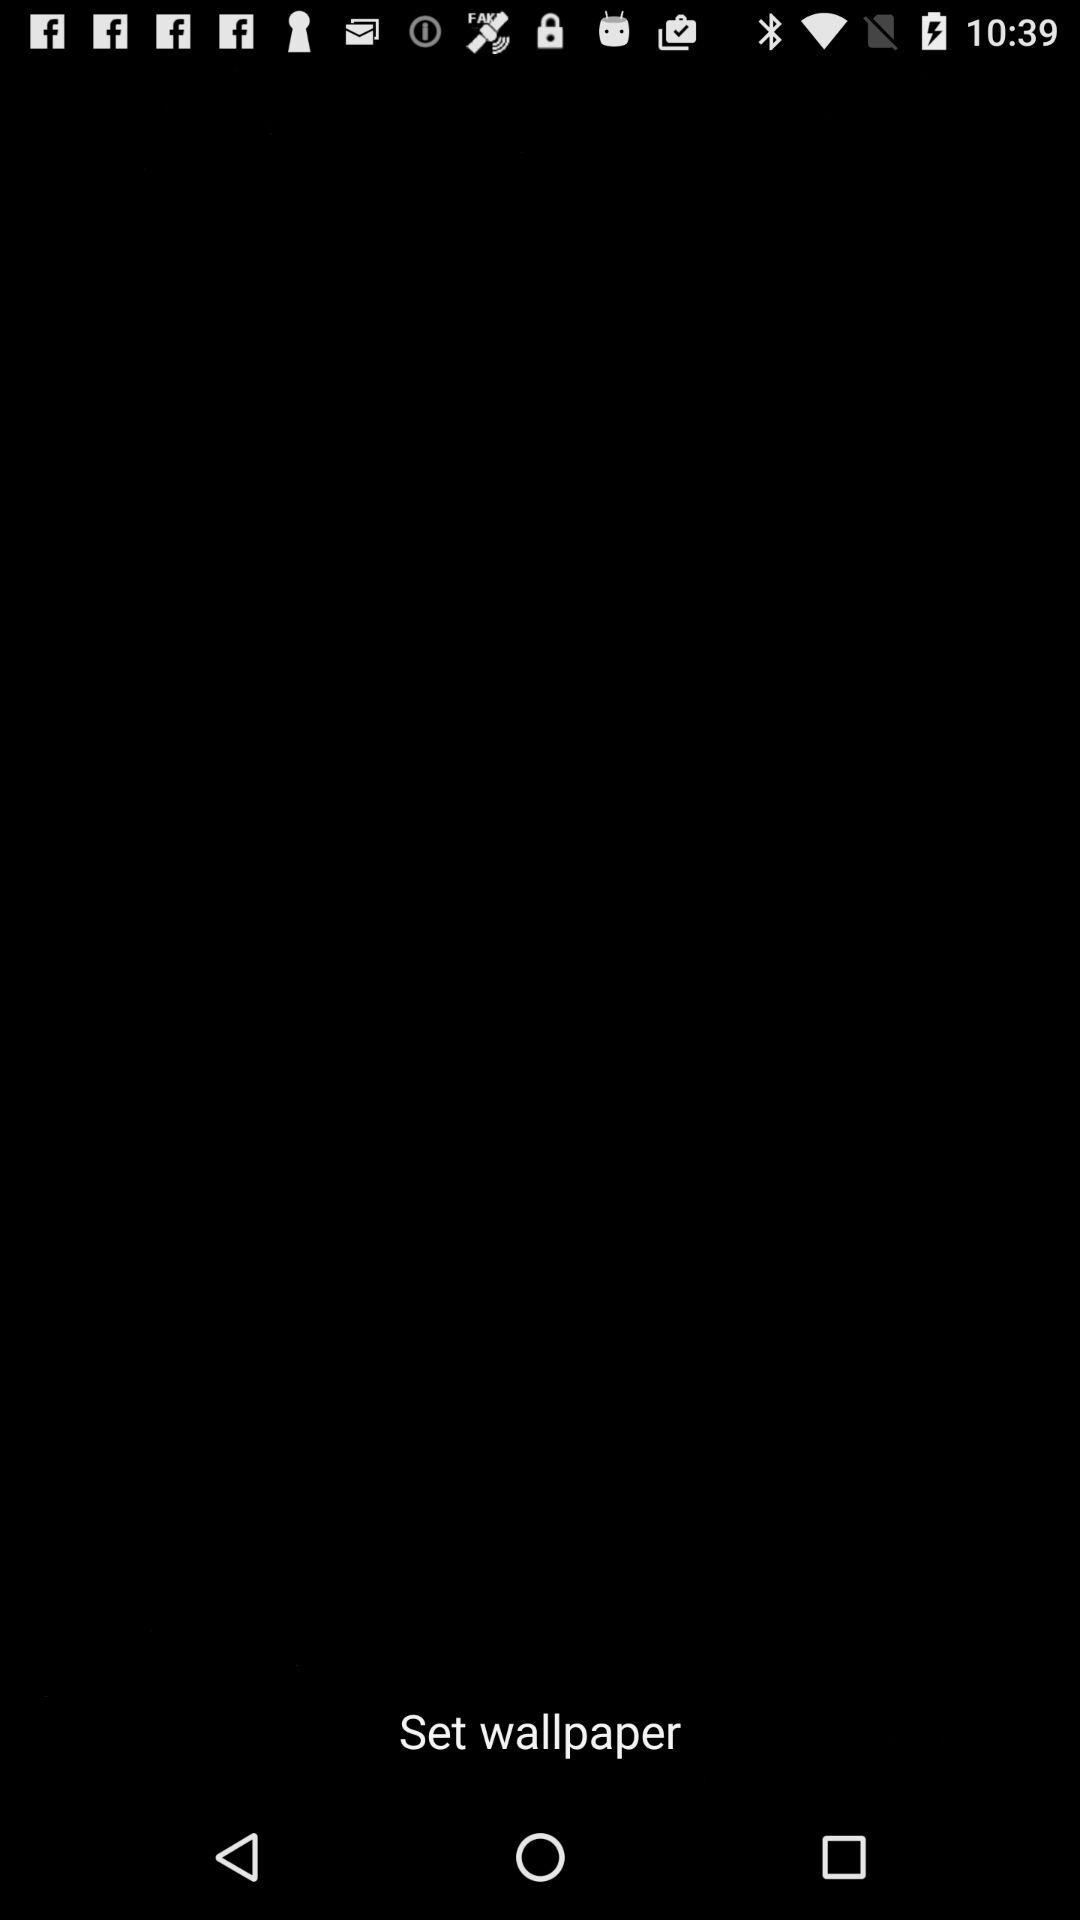 This screenshot has height=1920, width=1080. Describe the element at coordinates (540, 1730) in the screenshot. I see `set wallpaper` at that location.